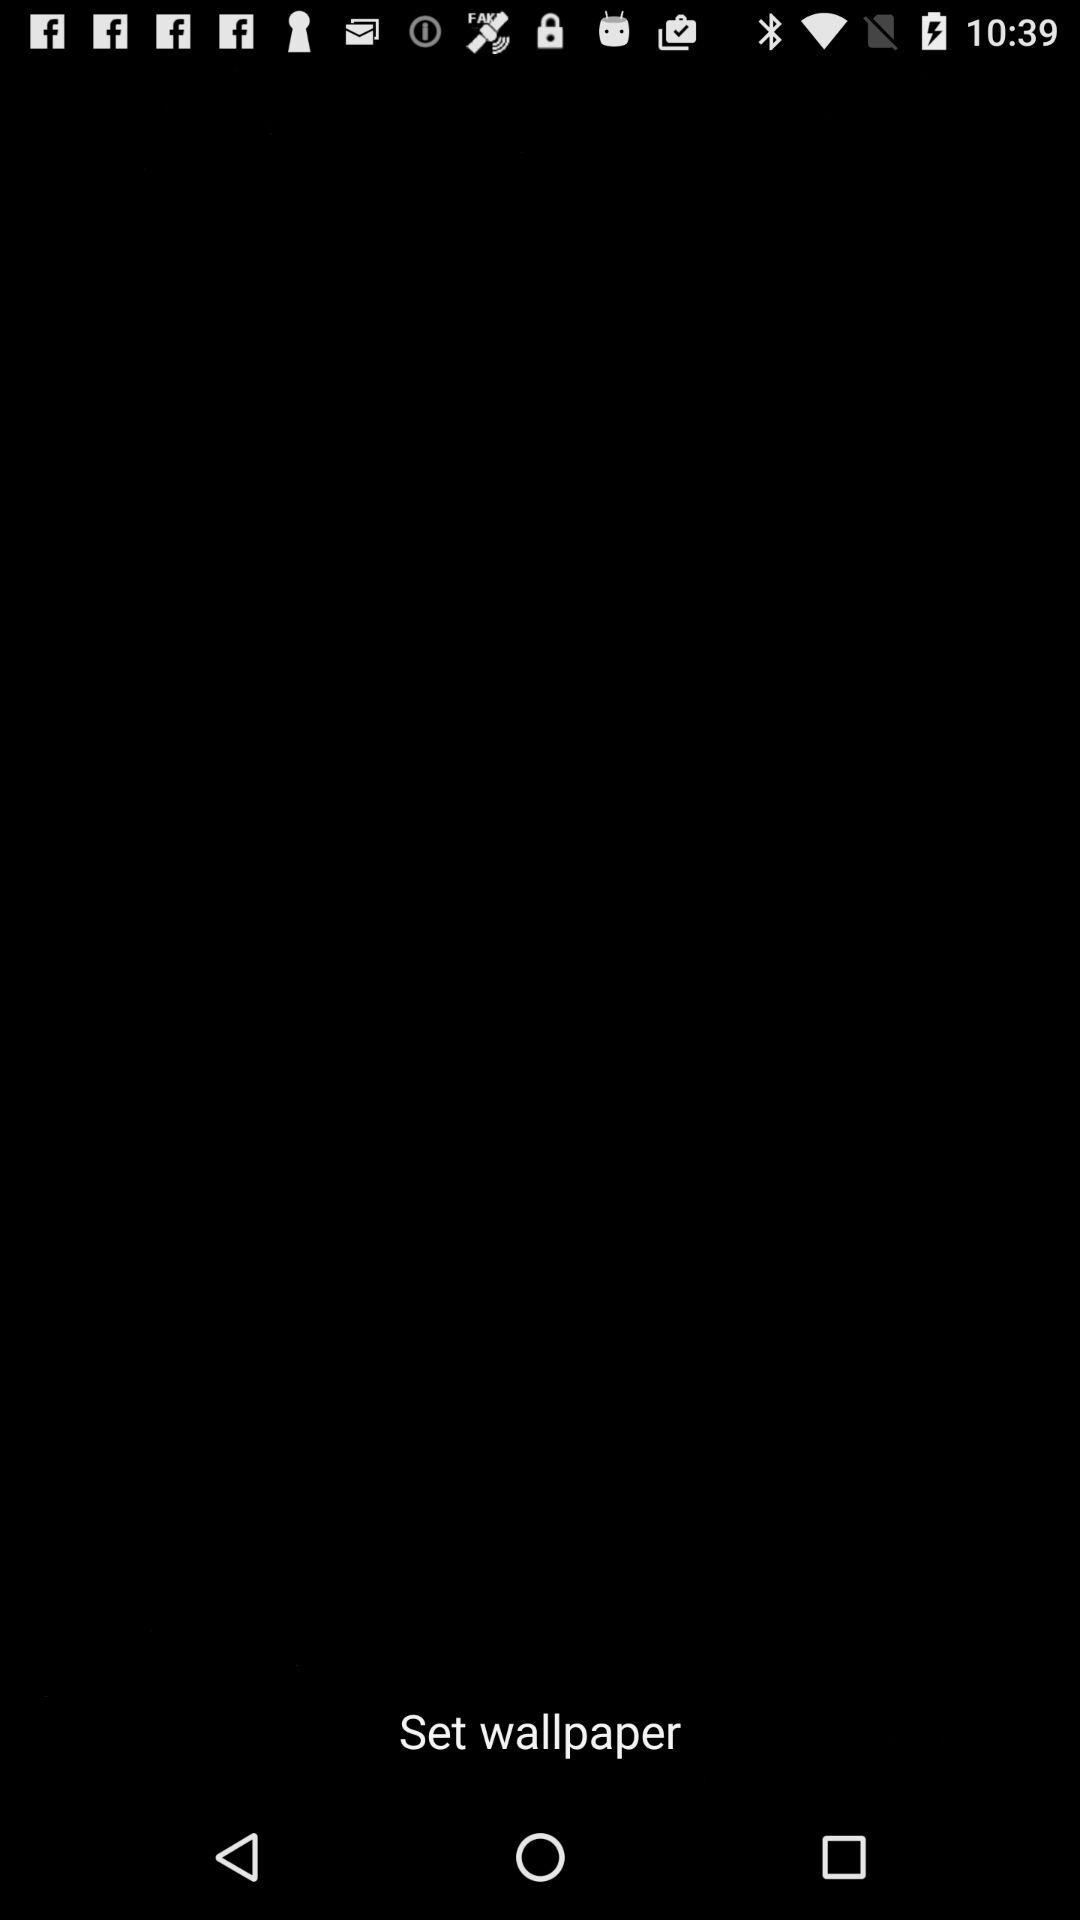 This screenshot has height=1920, width=1080. Describe the element at coordinates (540, 1730) in the screenshot. I see `set wallpaper` at that location.